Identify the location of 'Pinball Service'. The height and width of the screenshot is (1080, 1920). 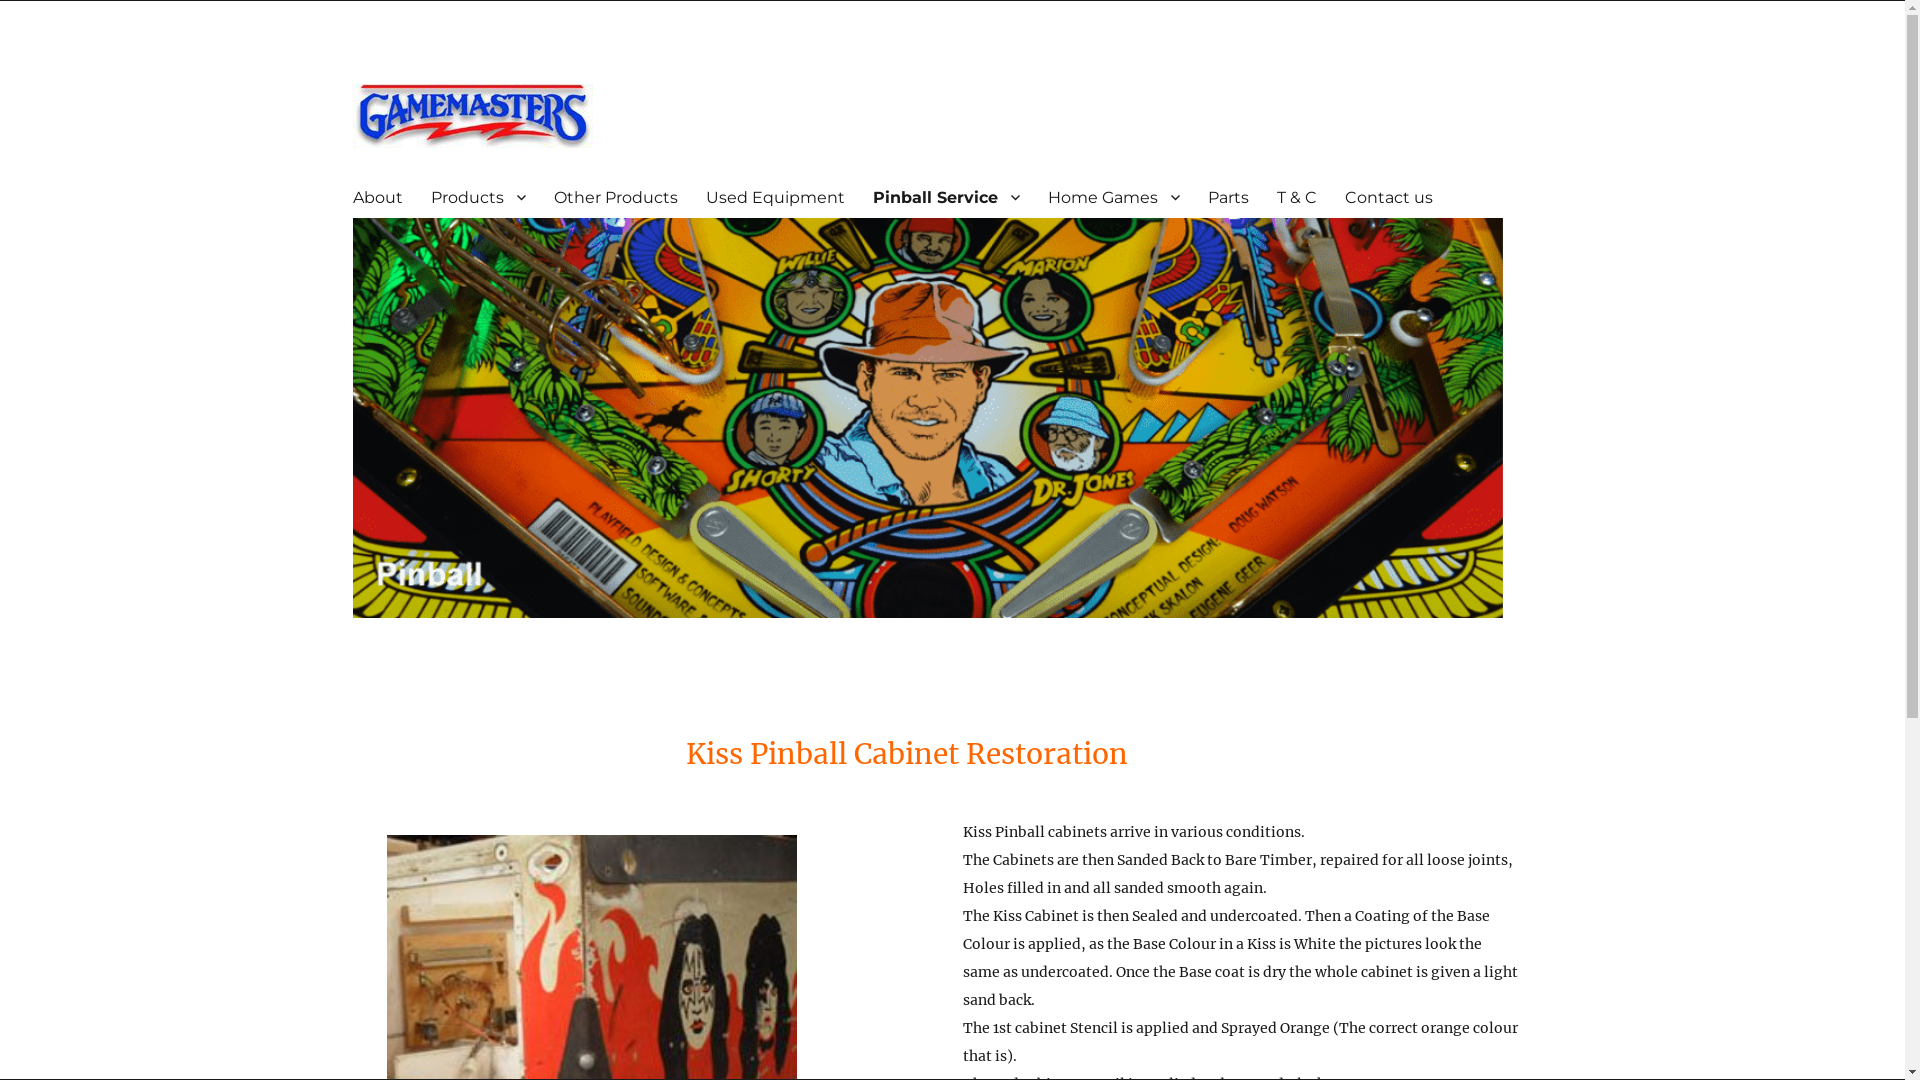
(944, 196).